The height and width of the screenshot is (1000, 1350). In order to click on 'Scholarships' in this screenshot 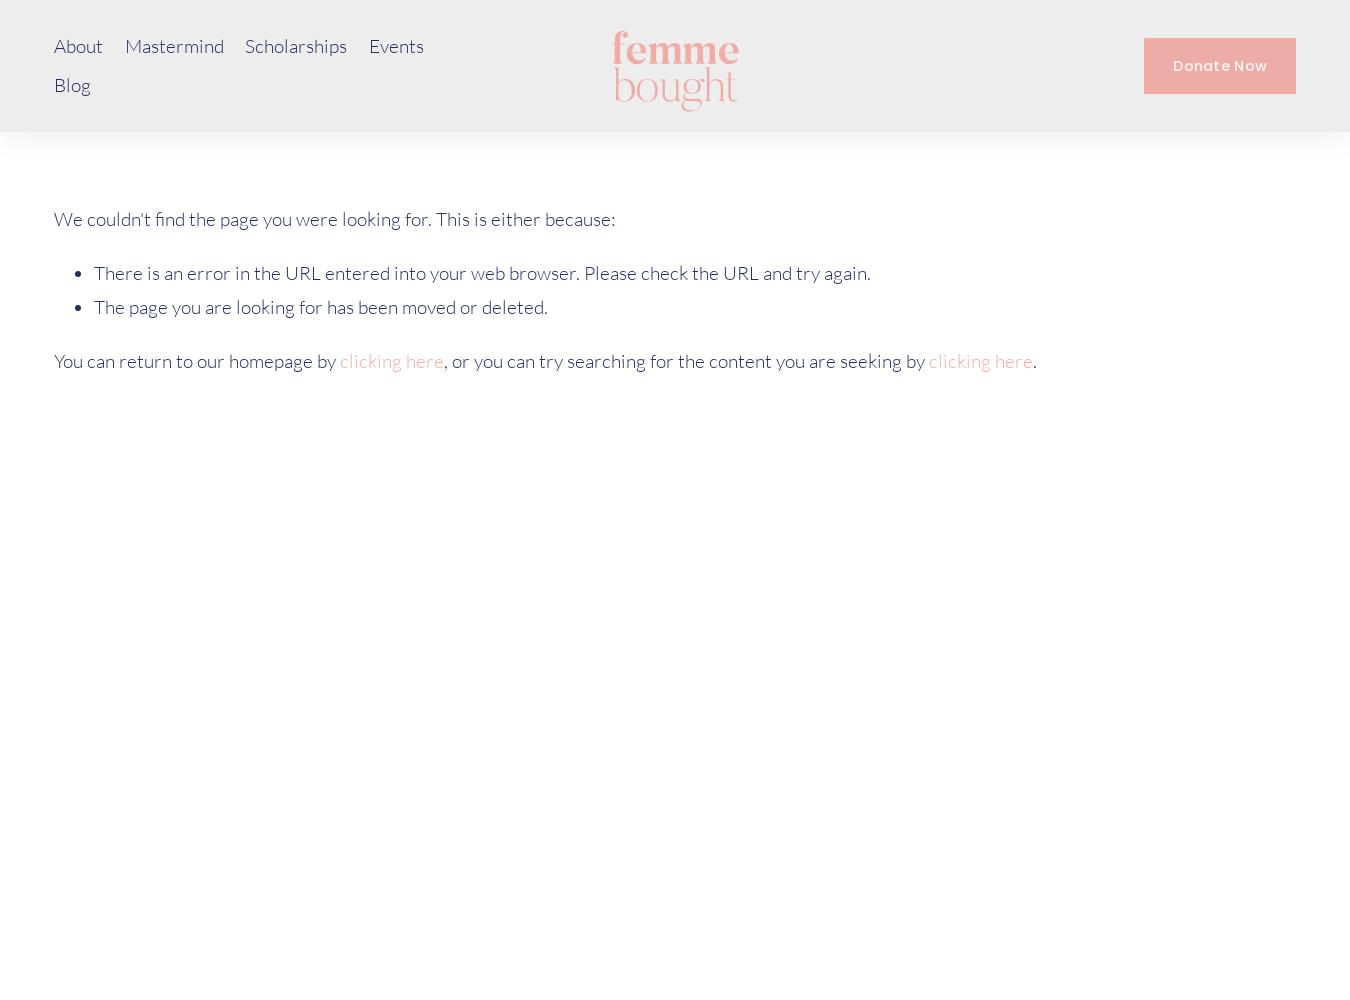, I will do `click(295, 46)`.